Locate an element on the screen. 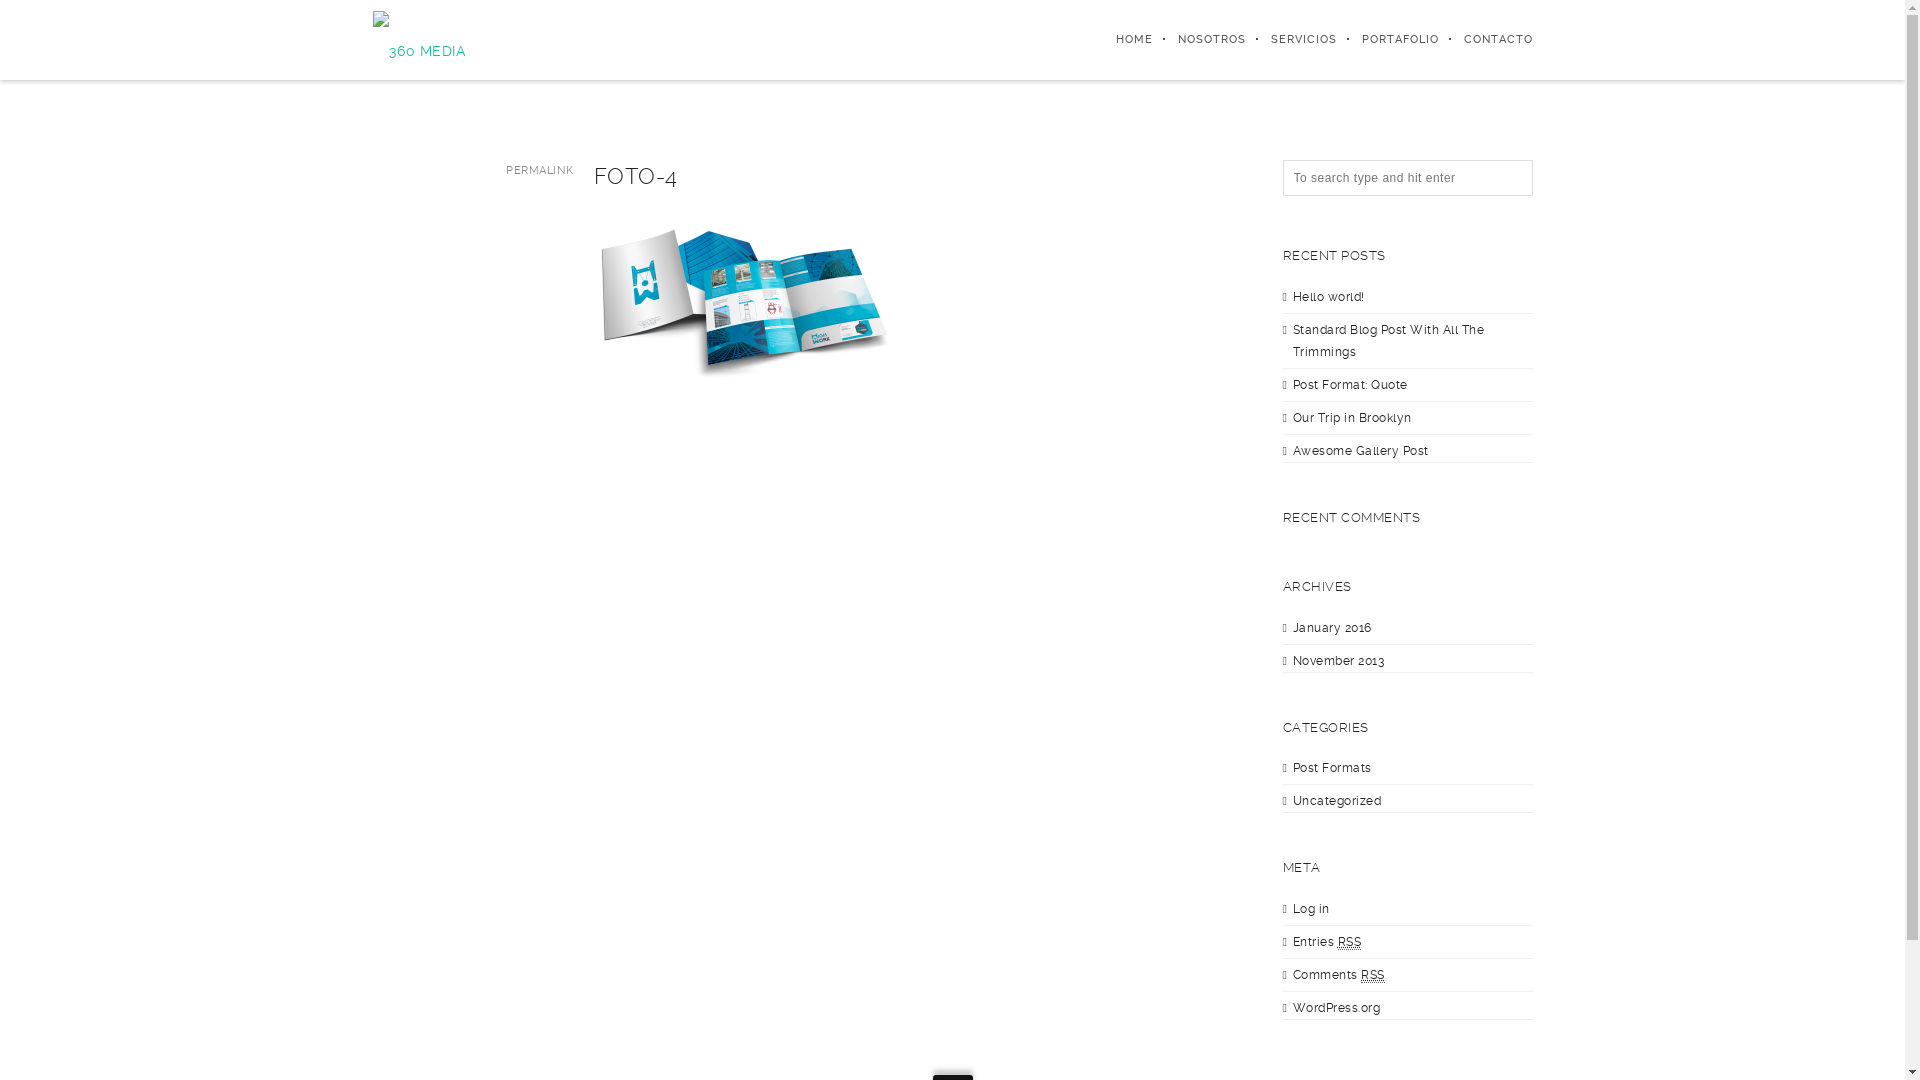 The width and height of the screenshot is (1920, 1080). 'Our Trip in Brooklyn' is located at coordinates (1351, 415).